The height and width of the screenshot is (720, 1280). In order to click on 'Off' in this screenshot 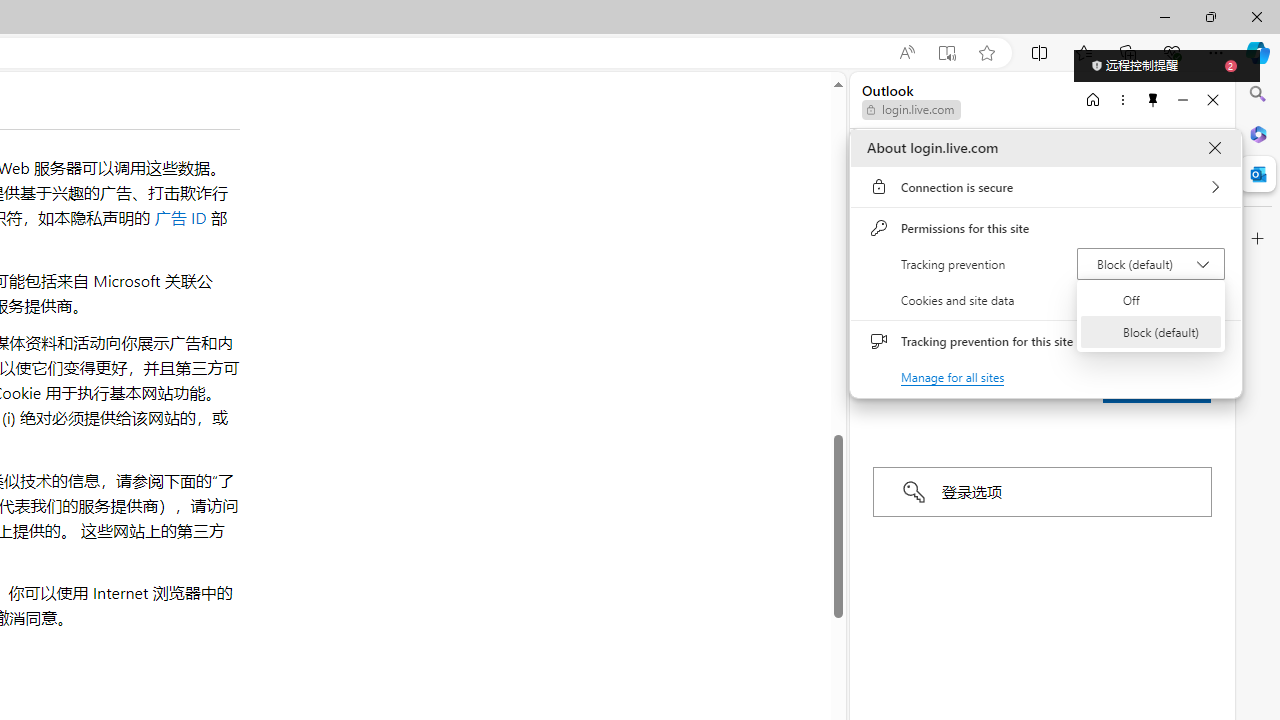, I will do `click(1151, 299)`.